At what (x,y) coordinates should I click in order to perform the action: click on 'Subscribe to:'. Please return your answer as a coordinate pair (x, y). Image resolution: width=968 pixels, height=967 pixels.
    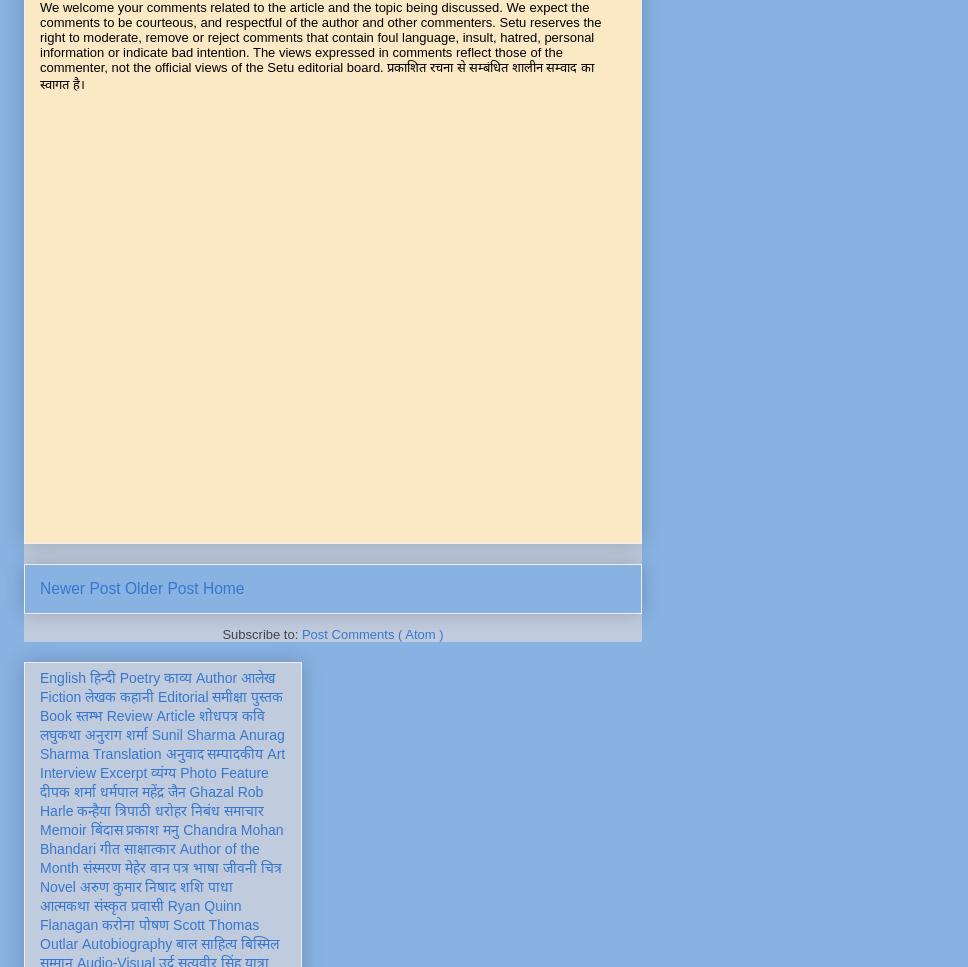
    Looking at the image, I should click on (261, 632).